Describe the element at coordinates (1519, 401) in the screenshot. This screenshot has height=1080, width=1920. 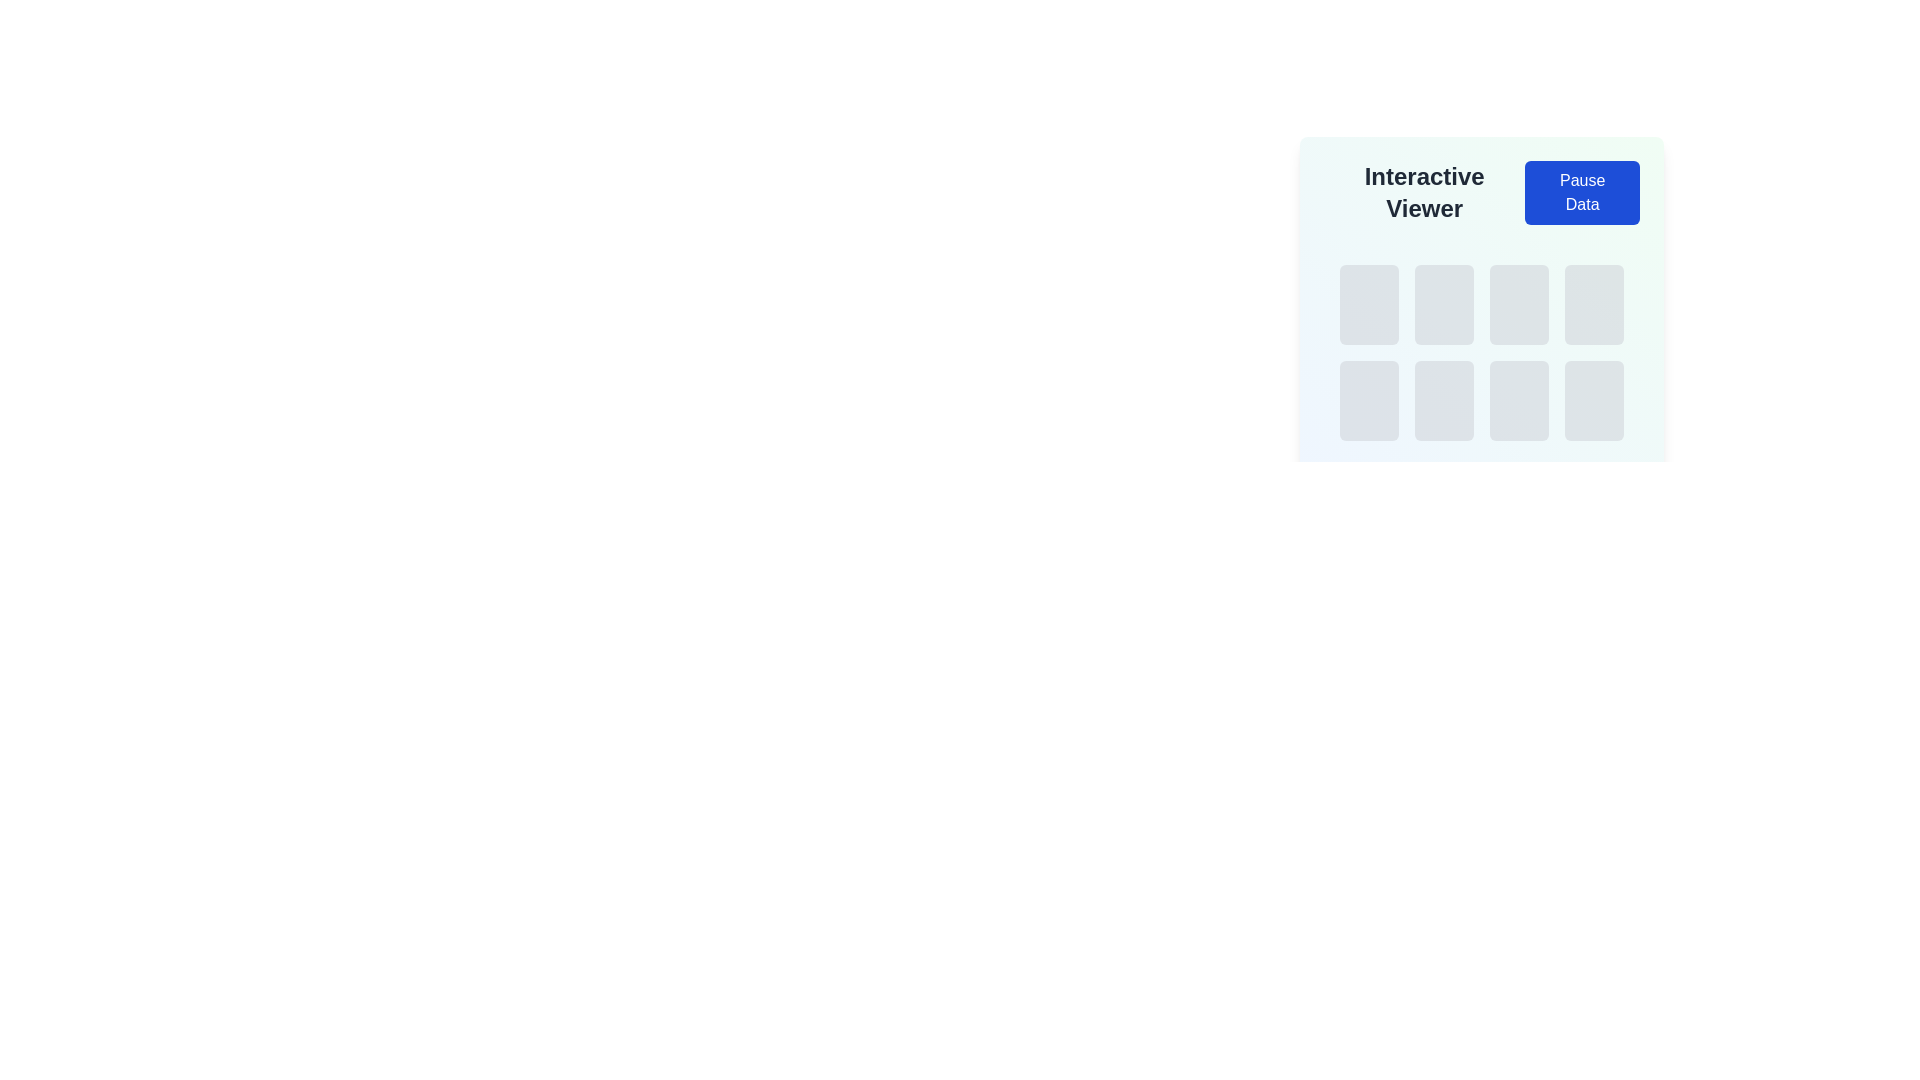
I see `the visual placeholder located in the third column of the second row in the grid layout` at that location.